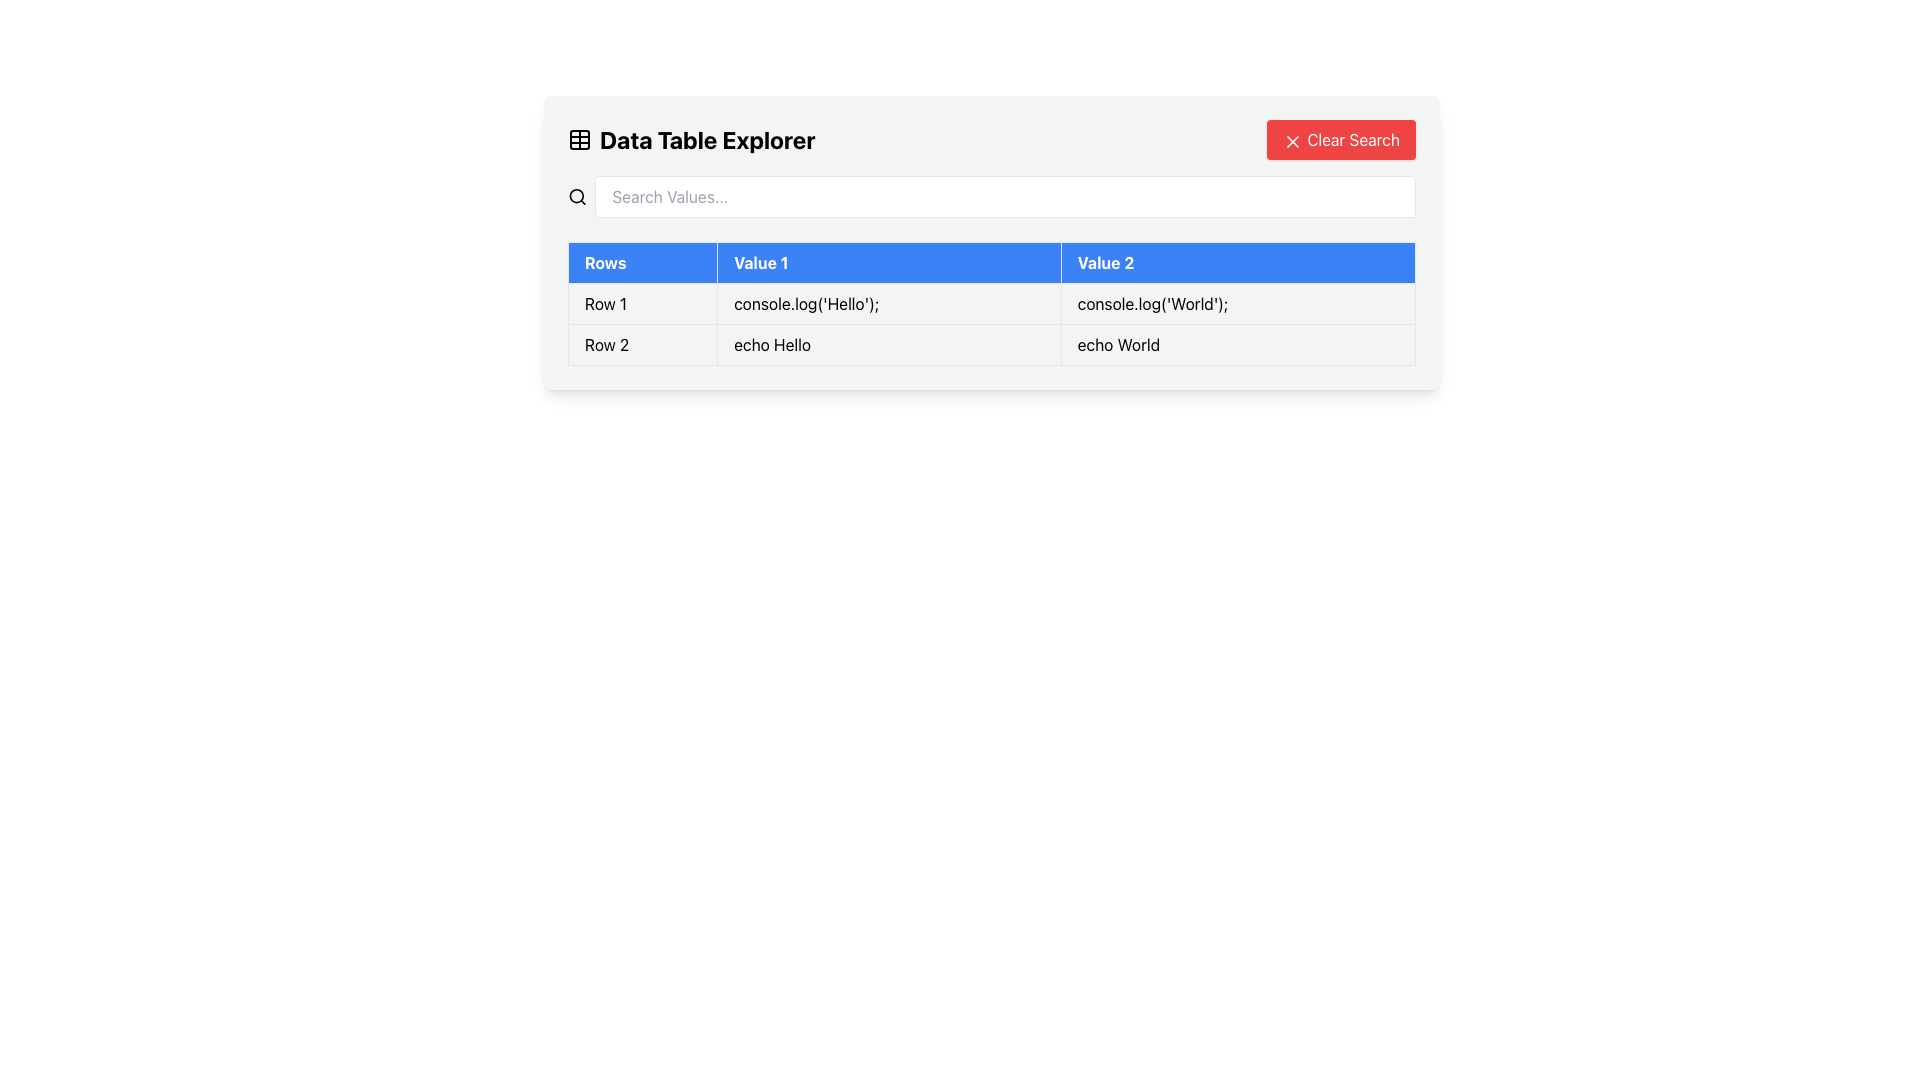 The image size is (1920, 1080). What do you see at coordinates (992, 343) in the screenshot?
I see `the second data row labeled 'Row 2' in the table, which contains the texts 'echo Hello' and 'echo World'` at bounding box center [992, 343].